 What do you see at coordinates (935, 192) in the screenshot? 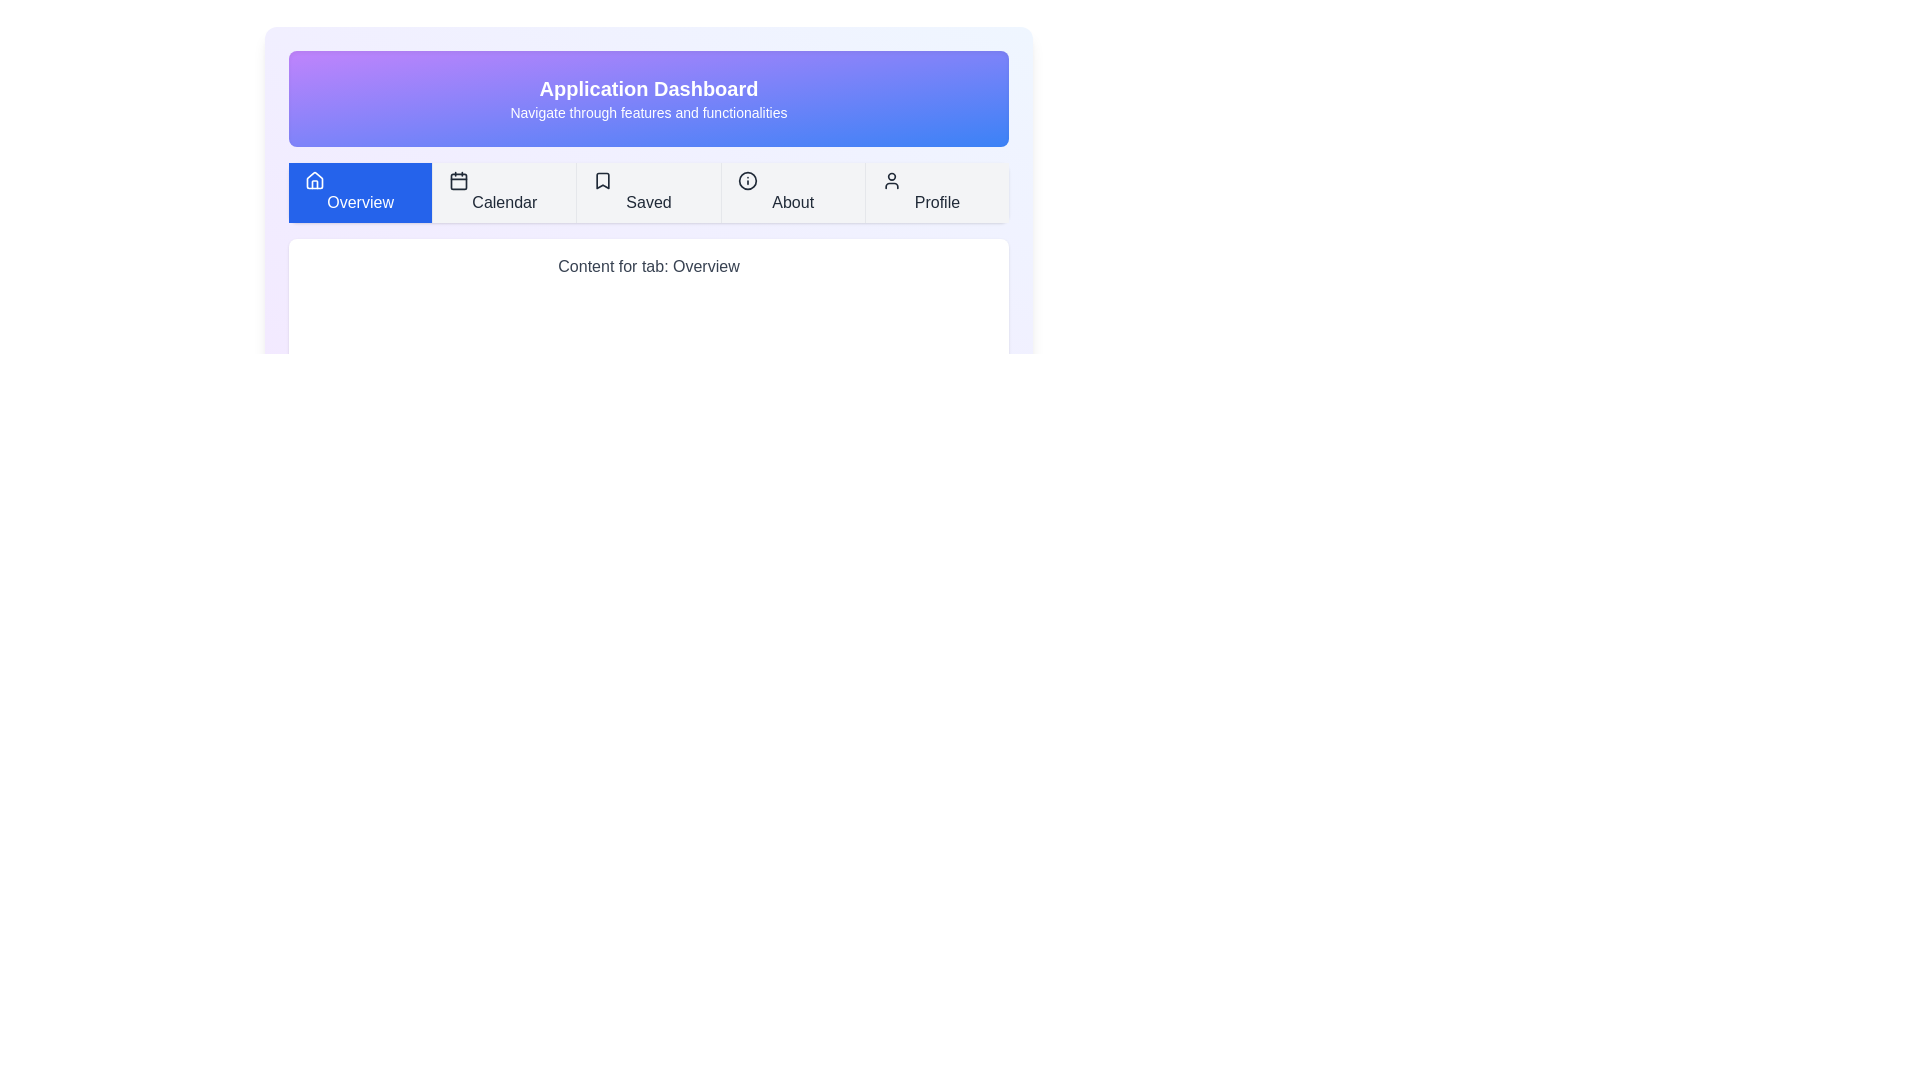
I see `the 'Profile' tab in the navigation bar, which is the fifth tab from the left and contains a user icon and the text 'Profile'` at bounding box center [935, 192].